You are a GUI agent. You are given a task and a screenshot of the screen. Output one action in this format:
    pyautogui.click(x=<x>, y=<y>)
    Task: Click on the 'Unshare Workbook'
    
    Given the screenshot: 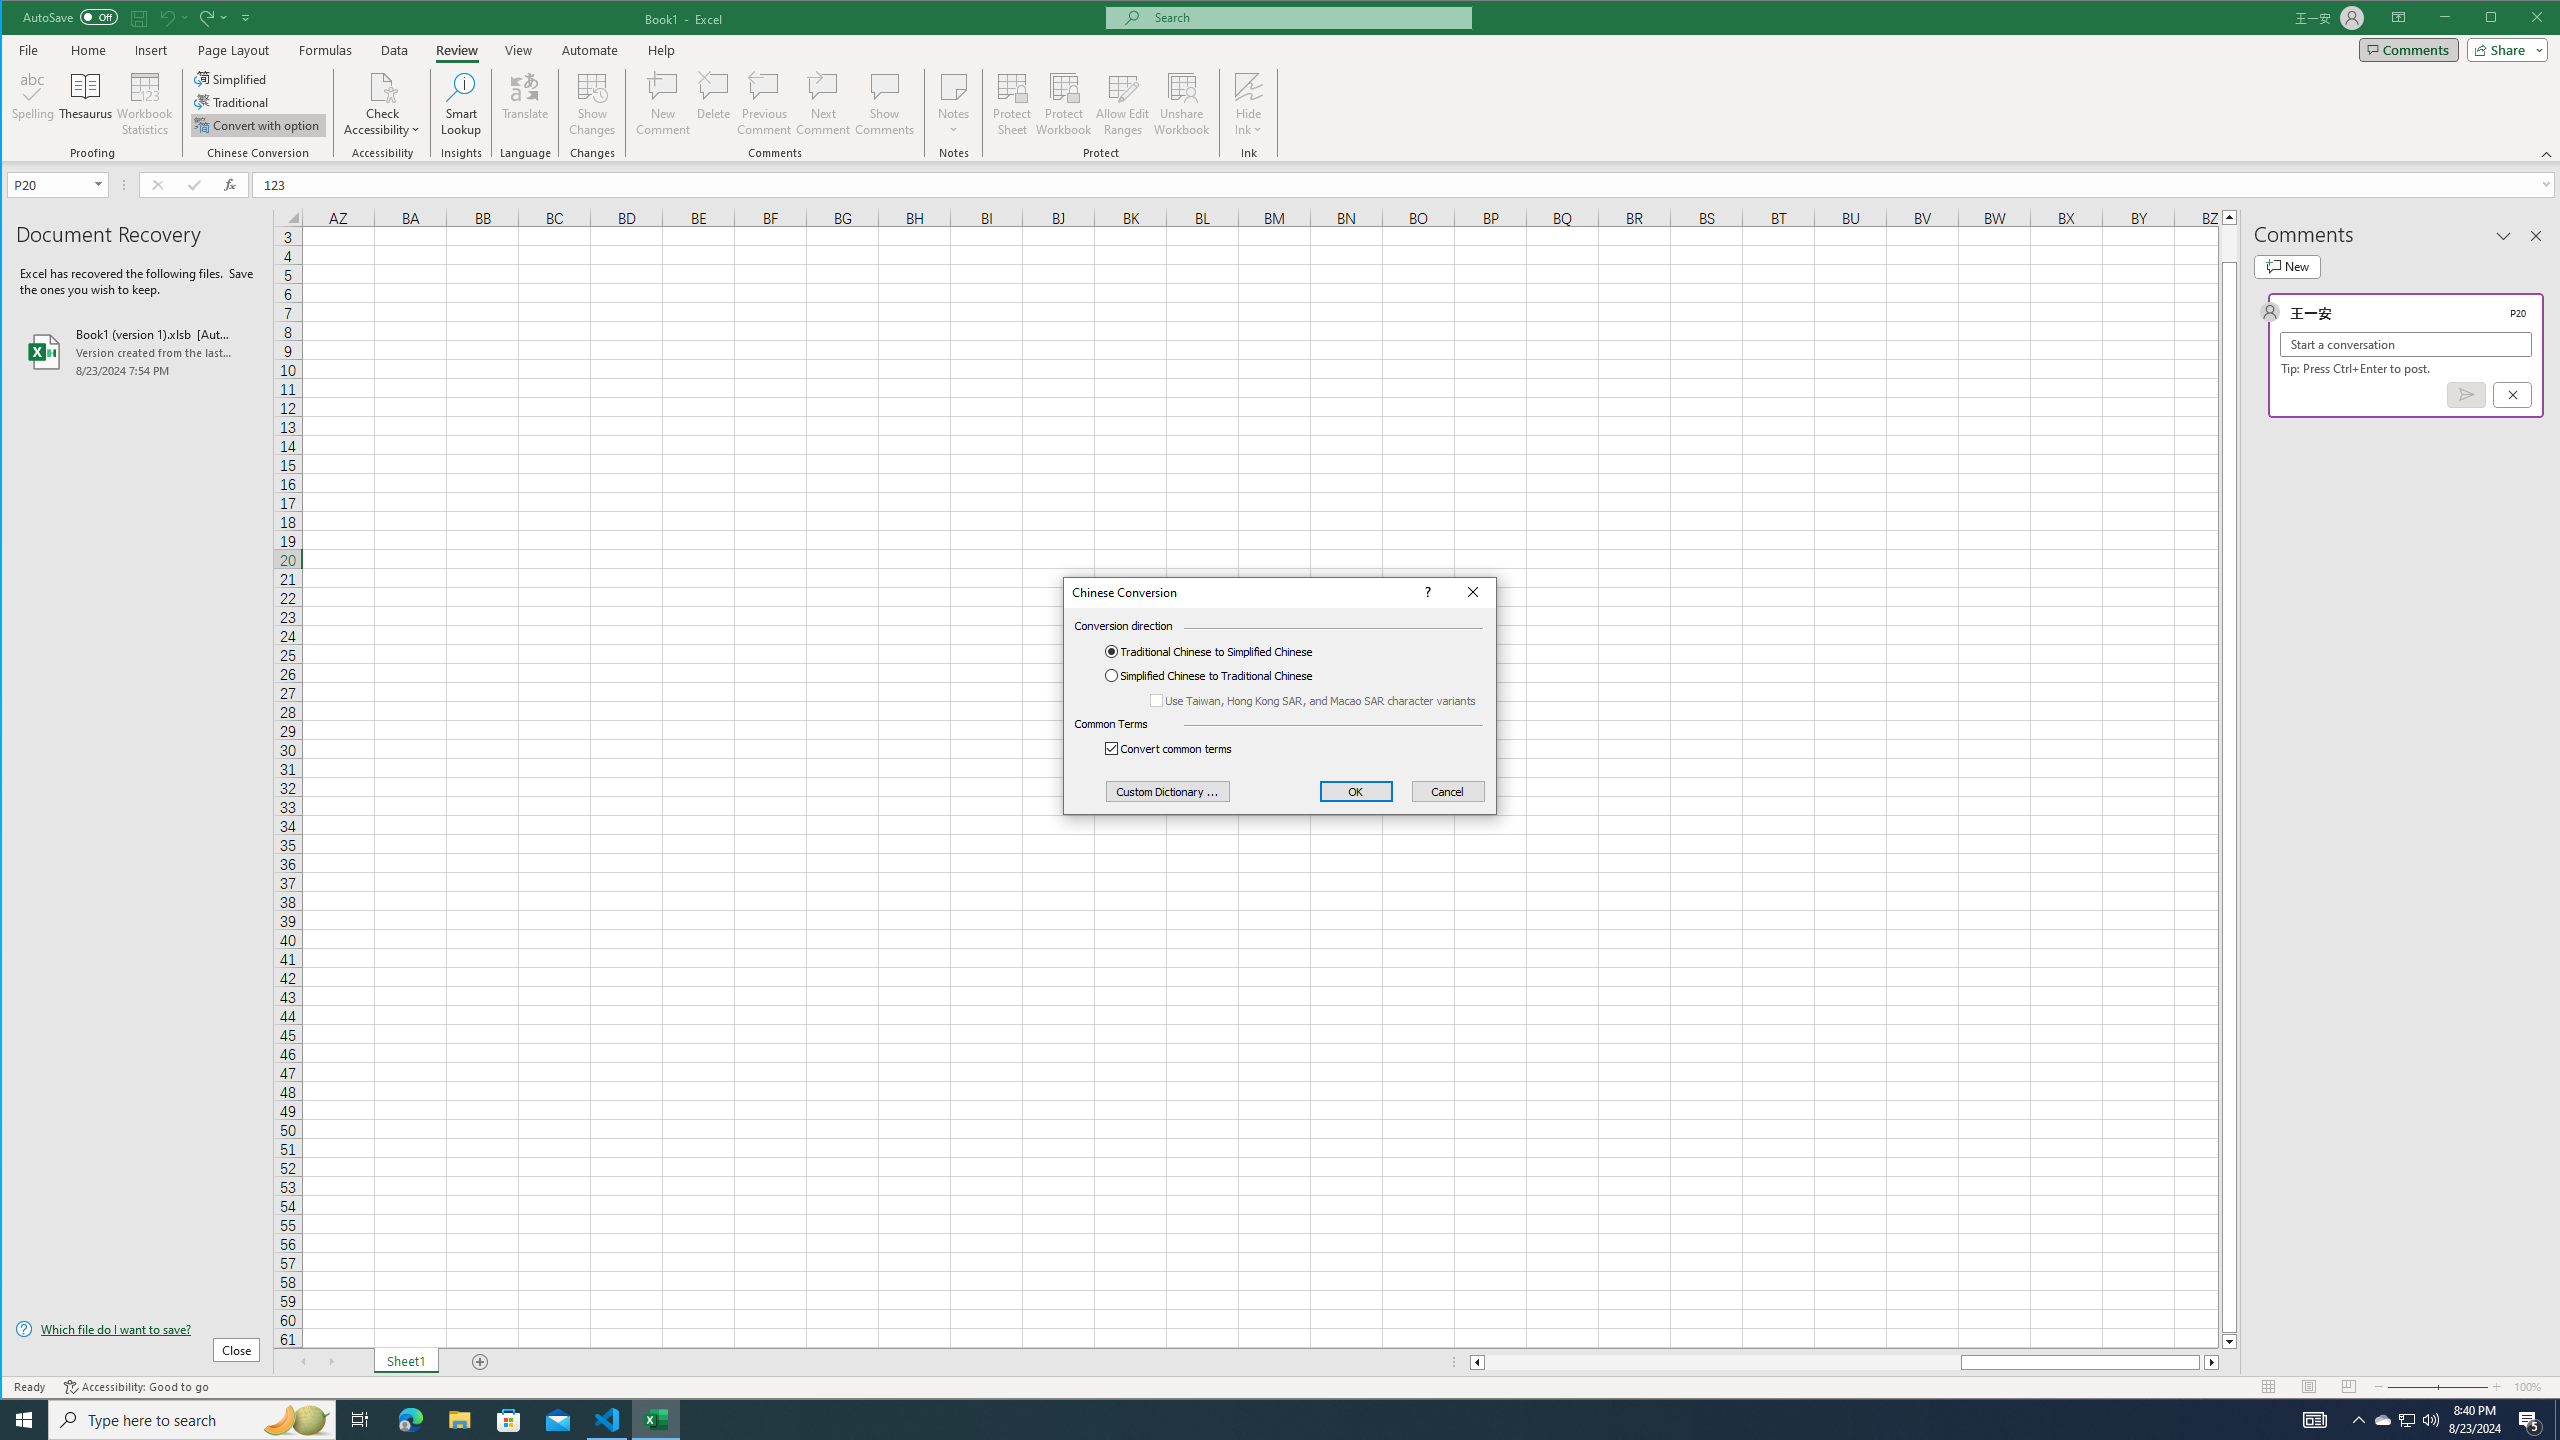 What is the action you would take?
    pyautogui.click(x=1181, y=103)
    